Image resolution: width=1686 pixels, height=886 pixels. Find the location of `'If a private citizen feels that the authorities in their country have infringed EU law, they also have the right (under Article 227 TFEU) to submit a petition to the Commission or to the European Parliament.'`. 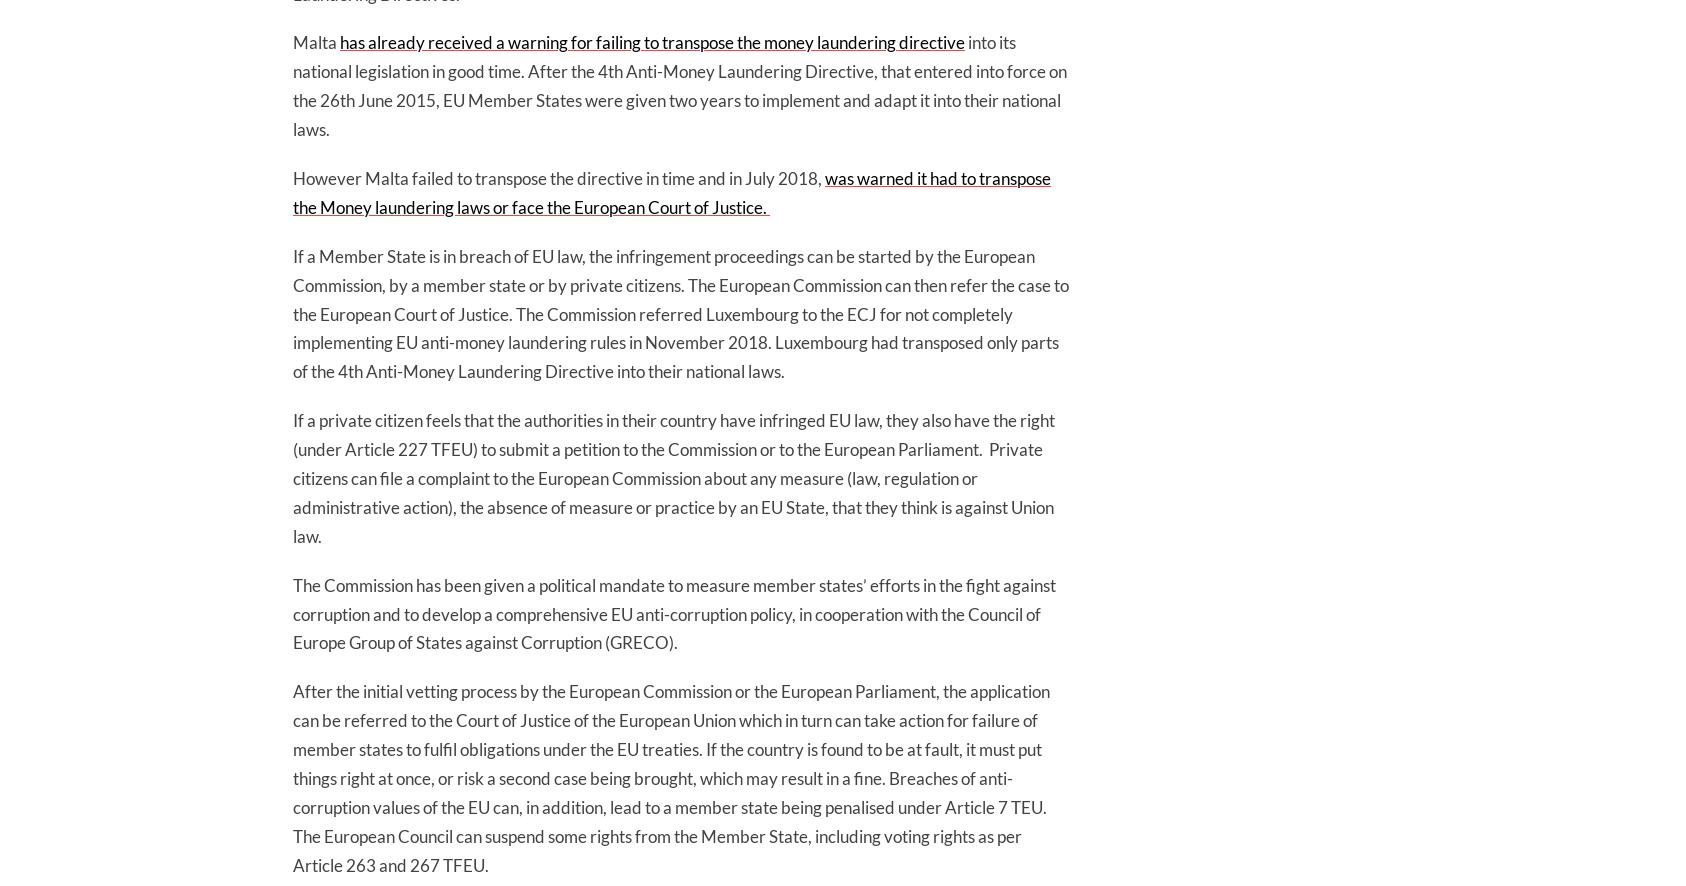

'If a private citizen feels that the authorities in their country have infringed EU law, they also have the right (under Article 227 TFEU) to submit a petition to the Commission or to the European Parliament.' is located at coordinates (292, 434).